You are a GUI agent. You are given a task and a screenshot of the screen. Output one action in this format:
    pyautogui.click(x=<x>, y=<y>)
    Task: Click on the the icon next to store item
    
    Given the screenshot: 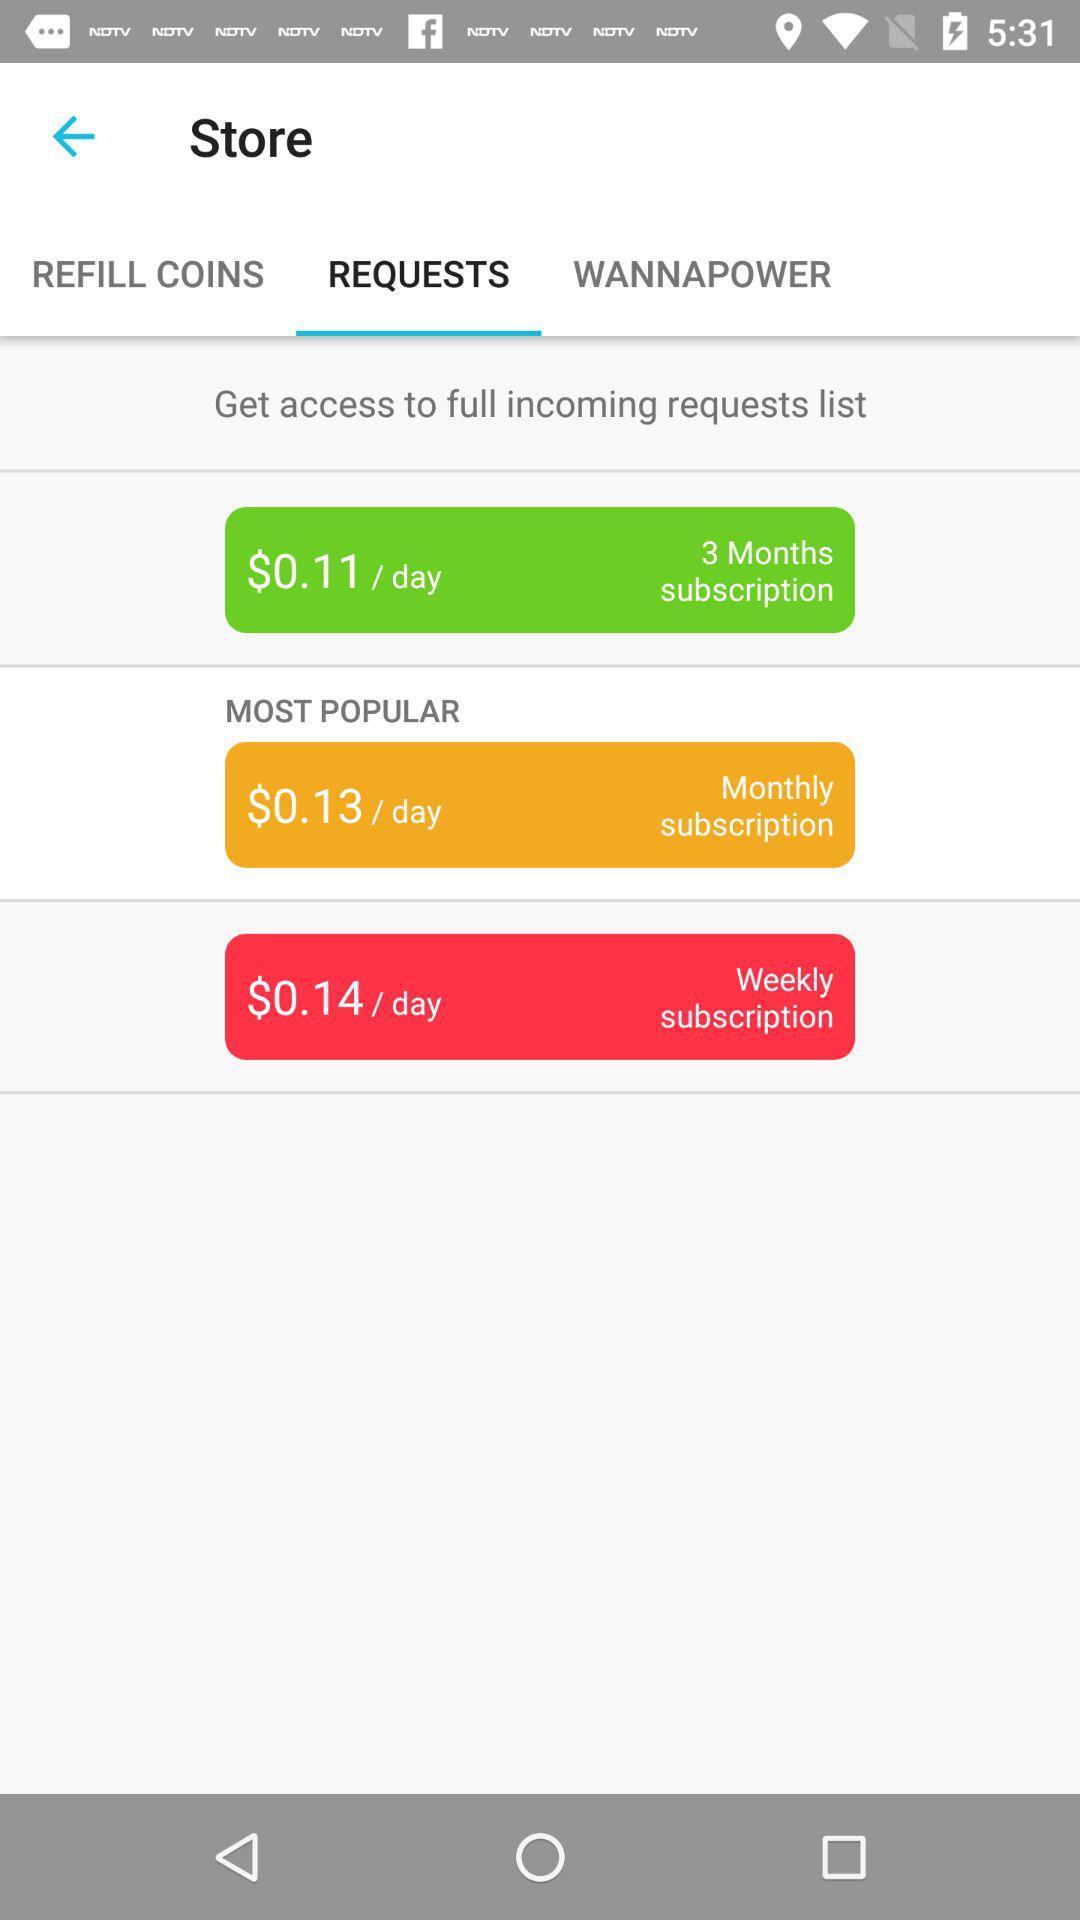 What is the action you would take?
    pyautogui.click(x=72, y=135)
    